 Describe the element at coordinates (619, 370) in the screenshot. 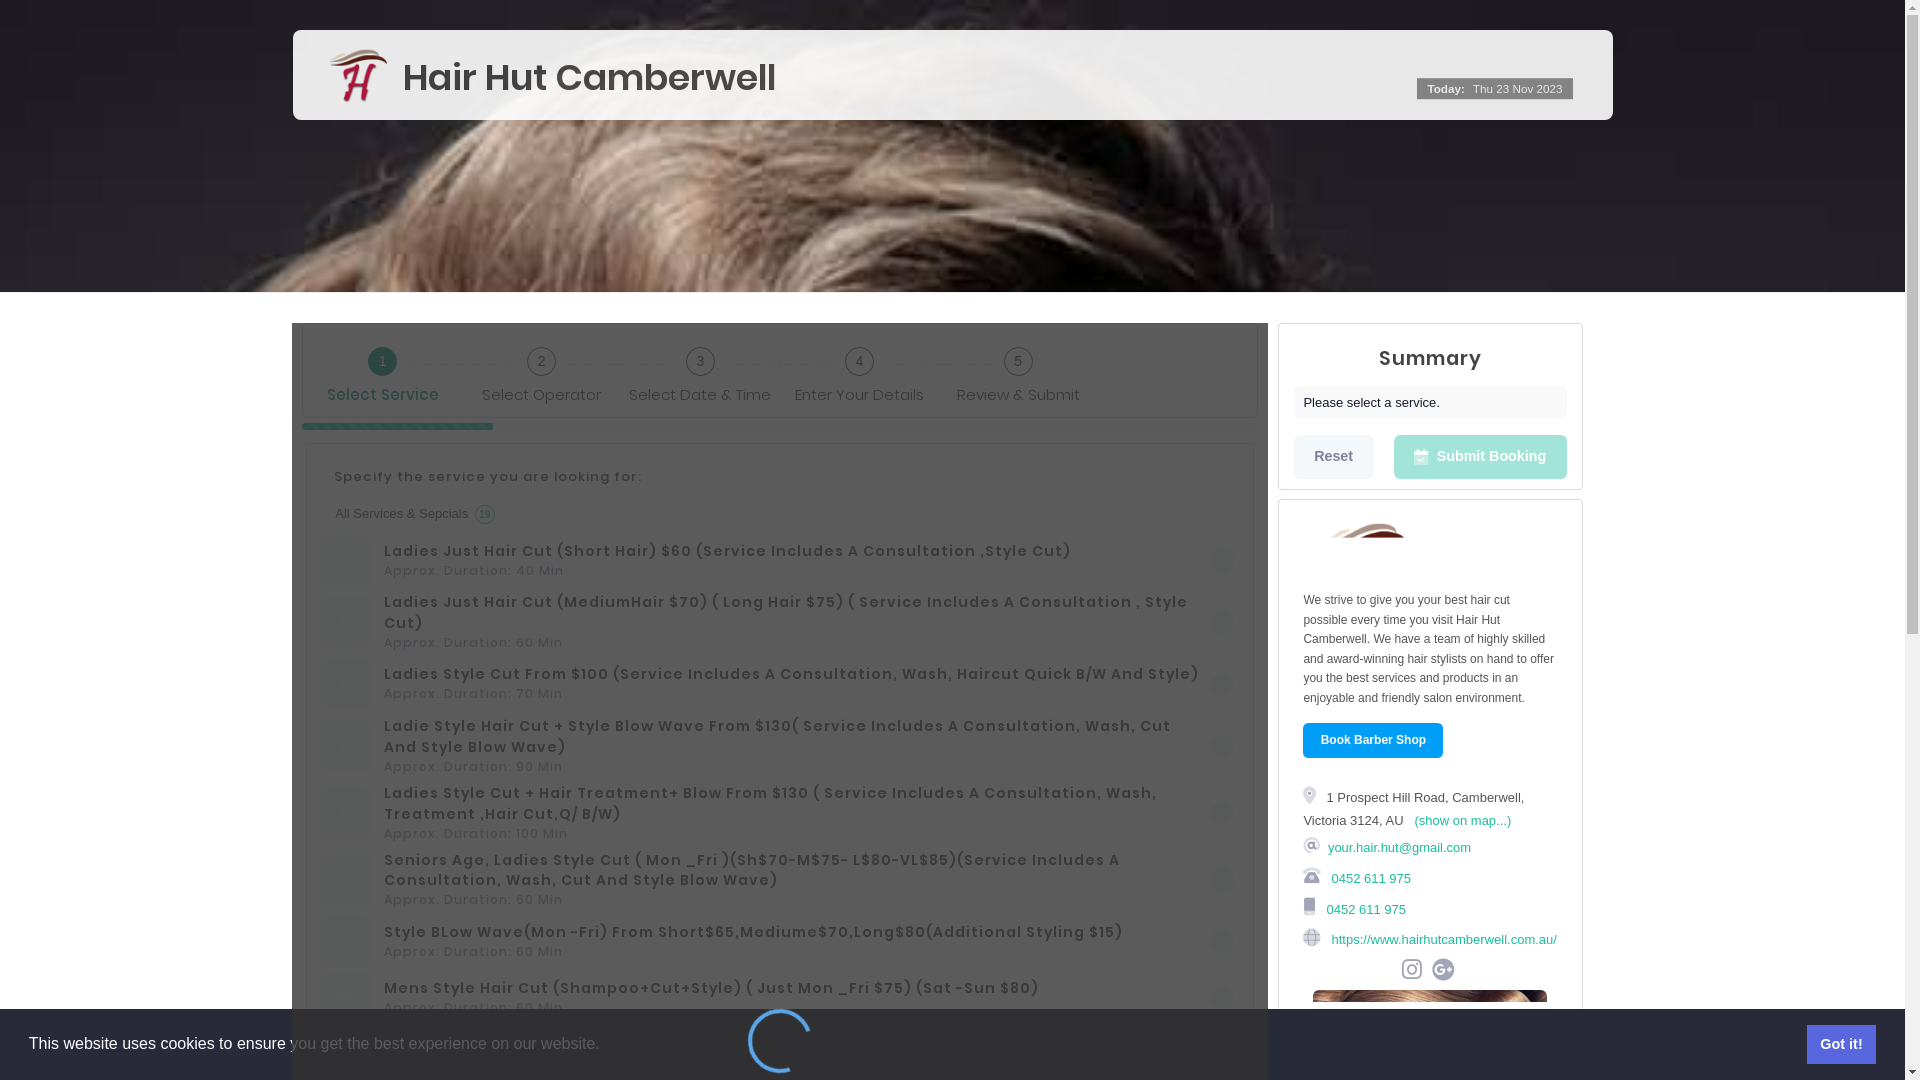

I see `'3` at that location.